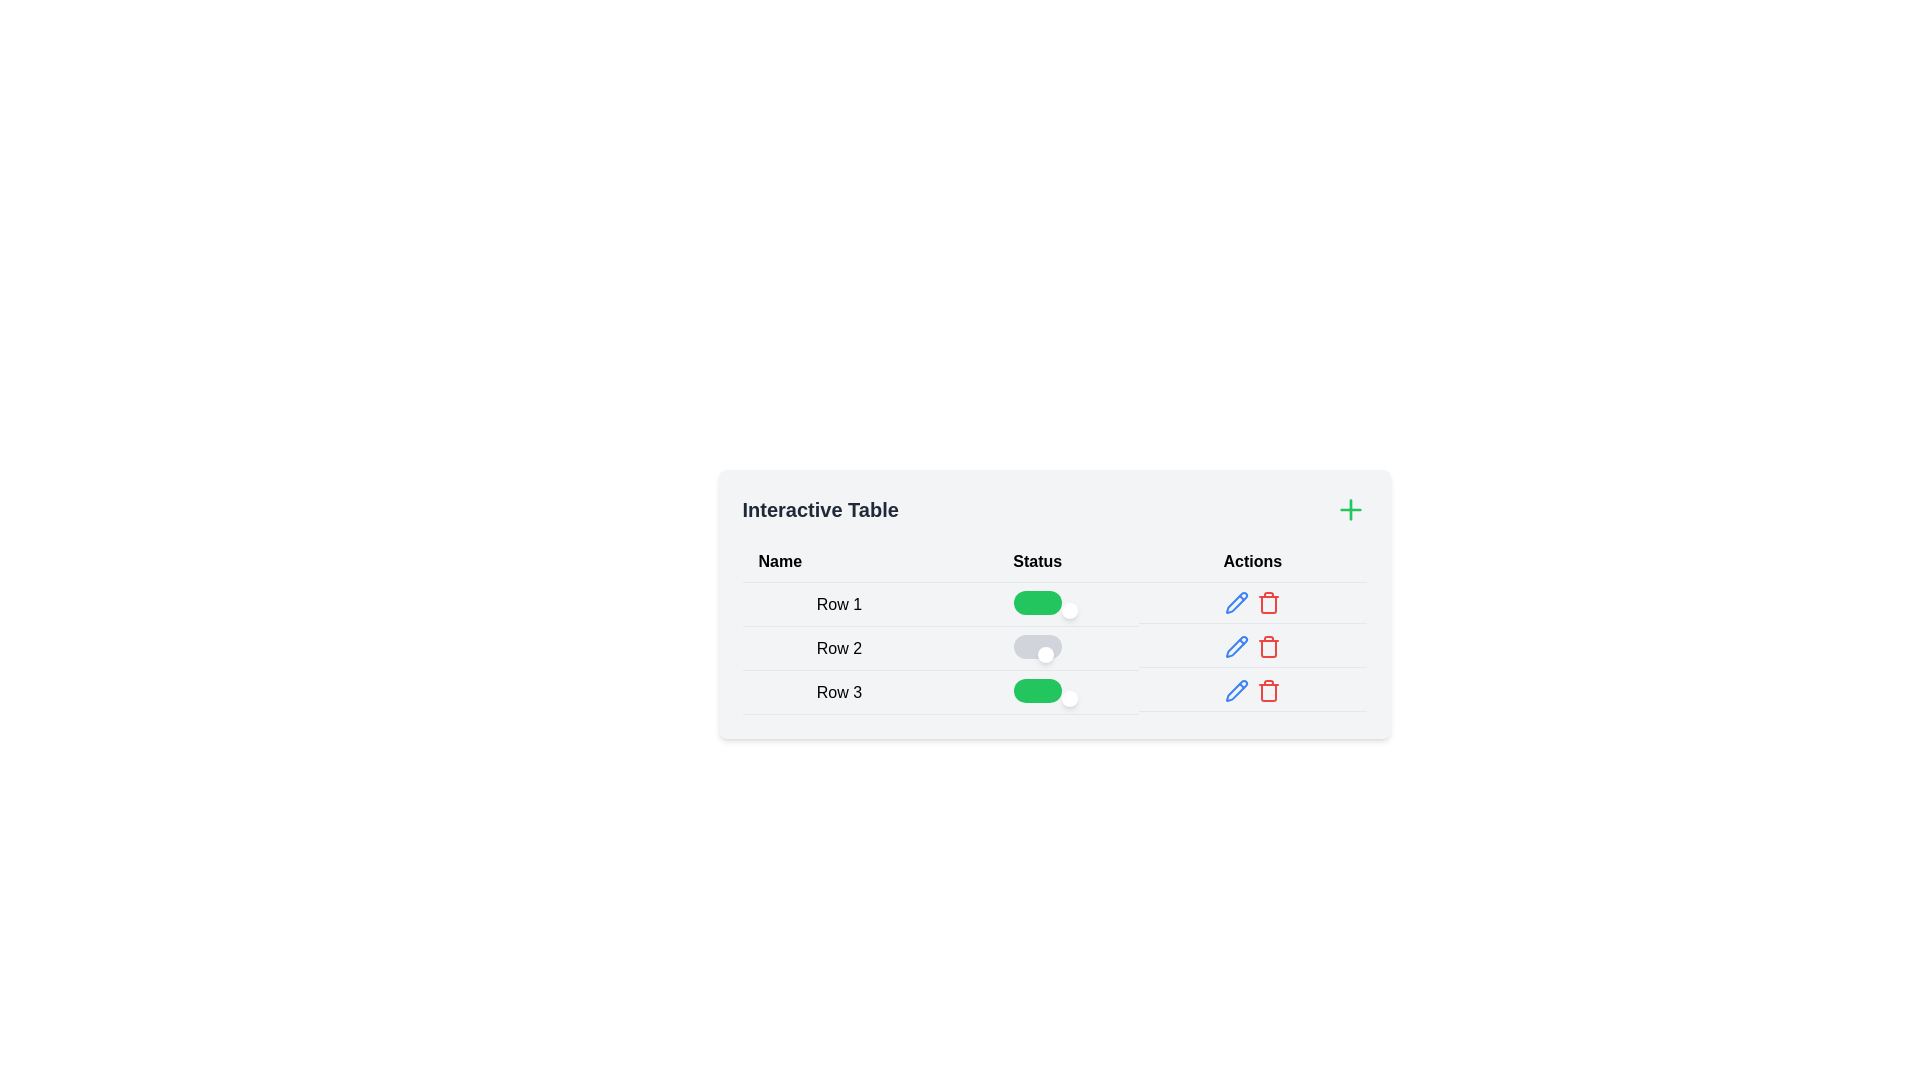 The height and width of the screenshot is (1080, 1920). I want to click on the toggle switch located in the 'Status' column of 'Row 2' to potentially display a tooltip or state indication, so click(1037, 648).